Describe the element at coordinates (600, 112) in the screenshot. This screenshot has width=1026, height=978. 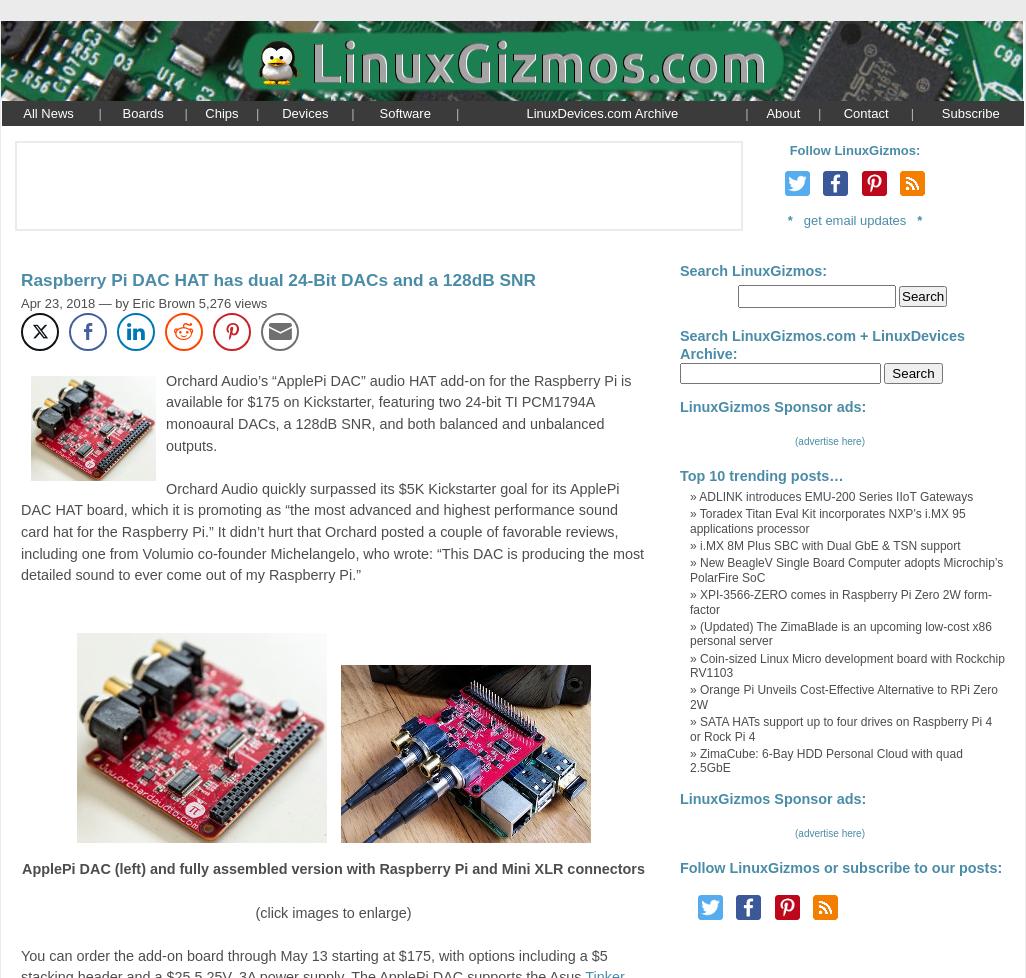
I see `'LinuxDevices.com Archive'` at that location.